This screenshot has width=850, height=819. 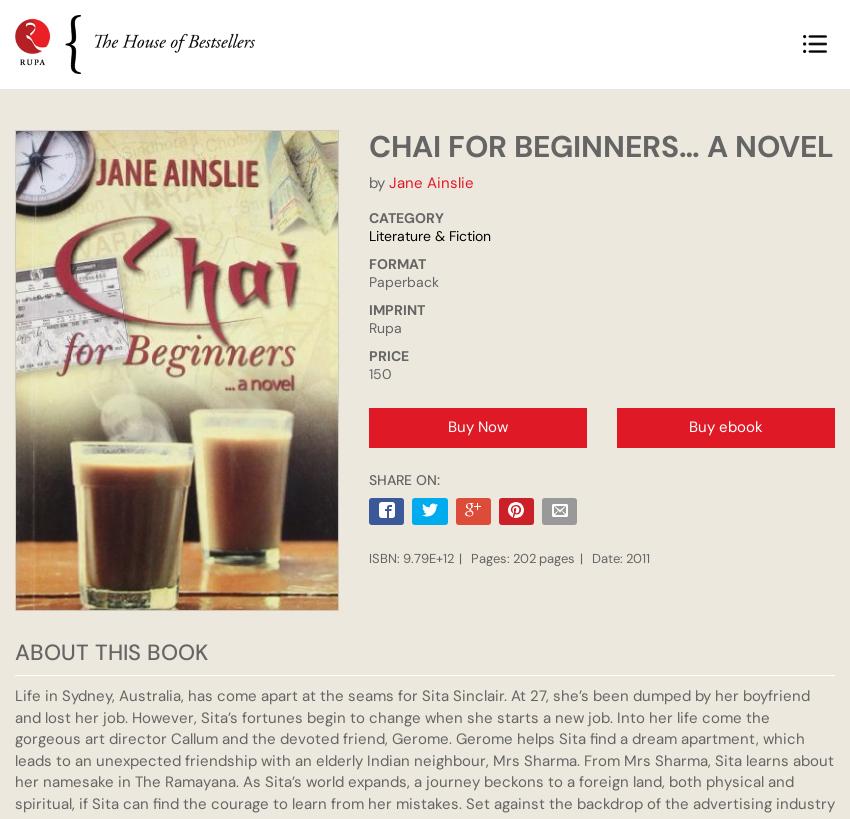 What do you see at coordinates (177, 290) in the screenshot?
I see `'THE LORDS OF WANKHEDE: TALES BETWEEN TWO TITLES'` at bounding box center [177, 290].